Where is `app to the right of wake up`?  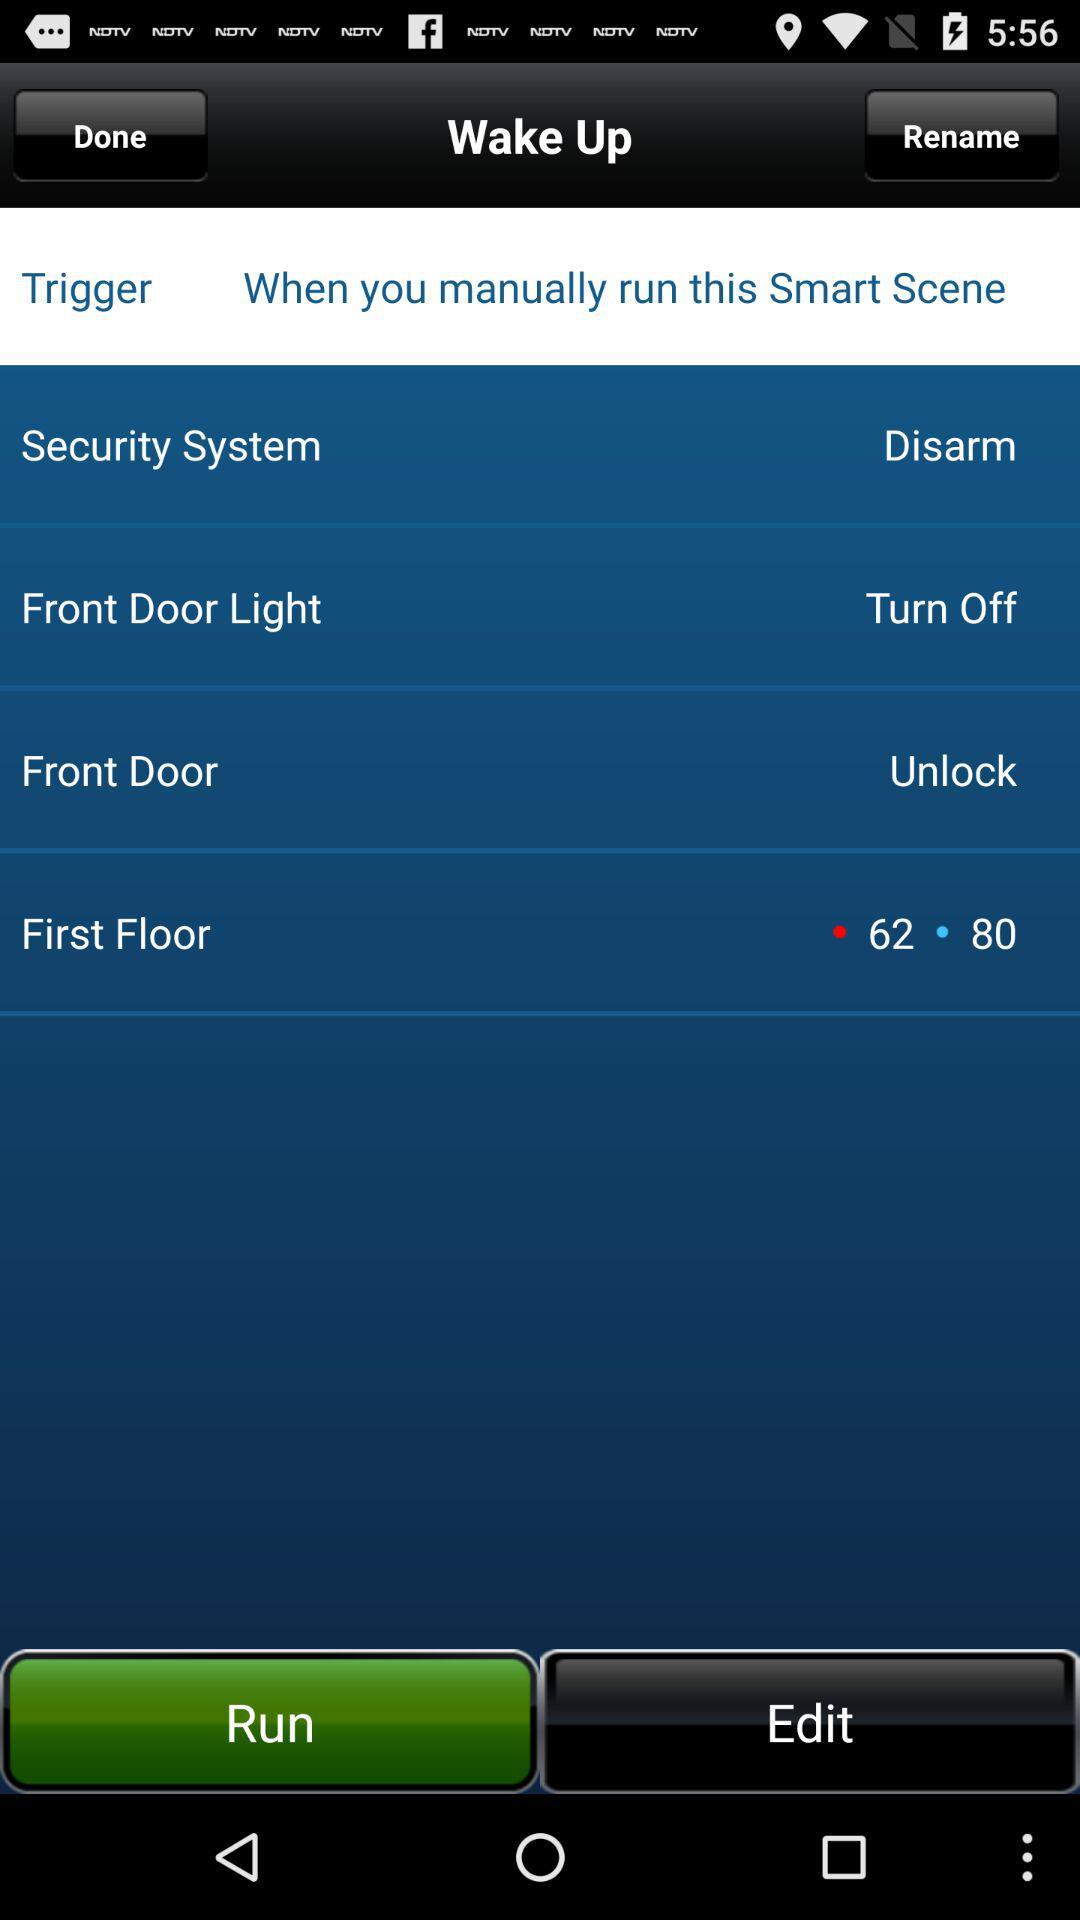
app to the right of wake up is located at coordinates (960, 134).